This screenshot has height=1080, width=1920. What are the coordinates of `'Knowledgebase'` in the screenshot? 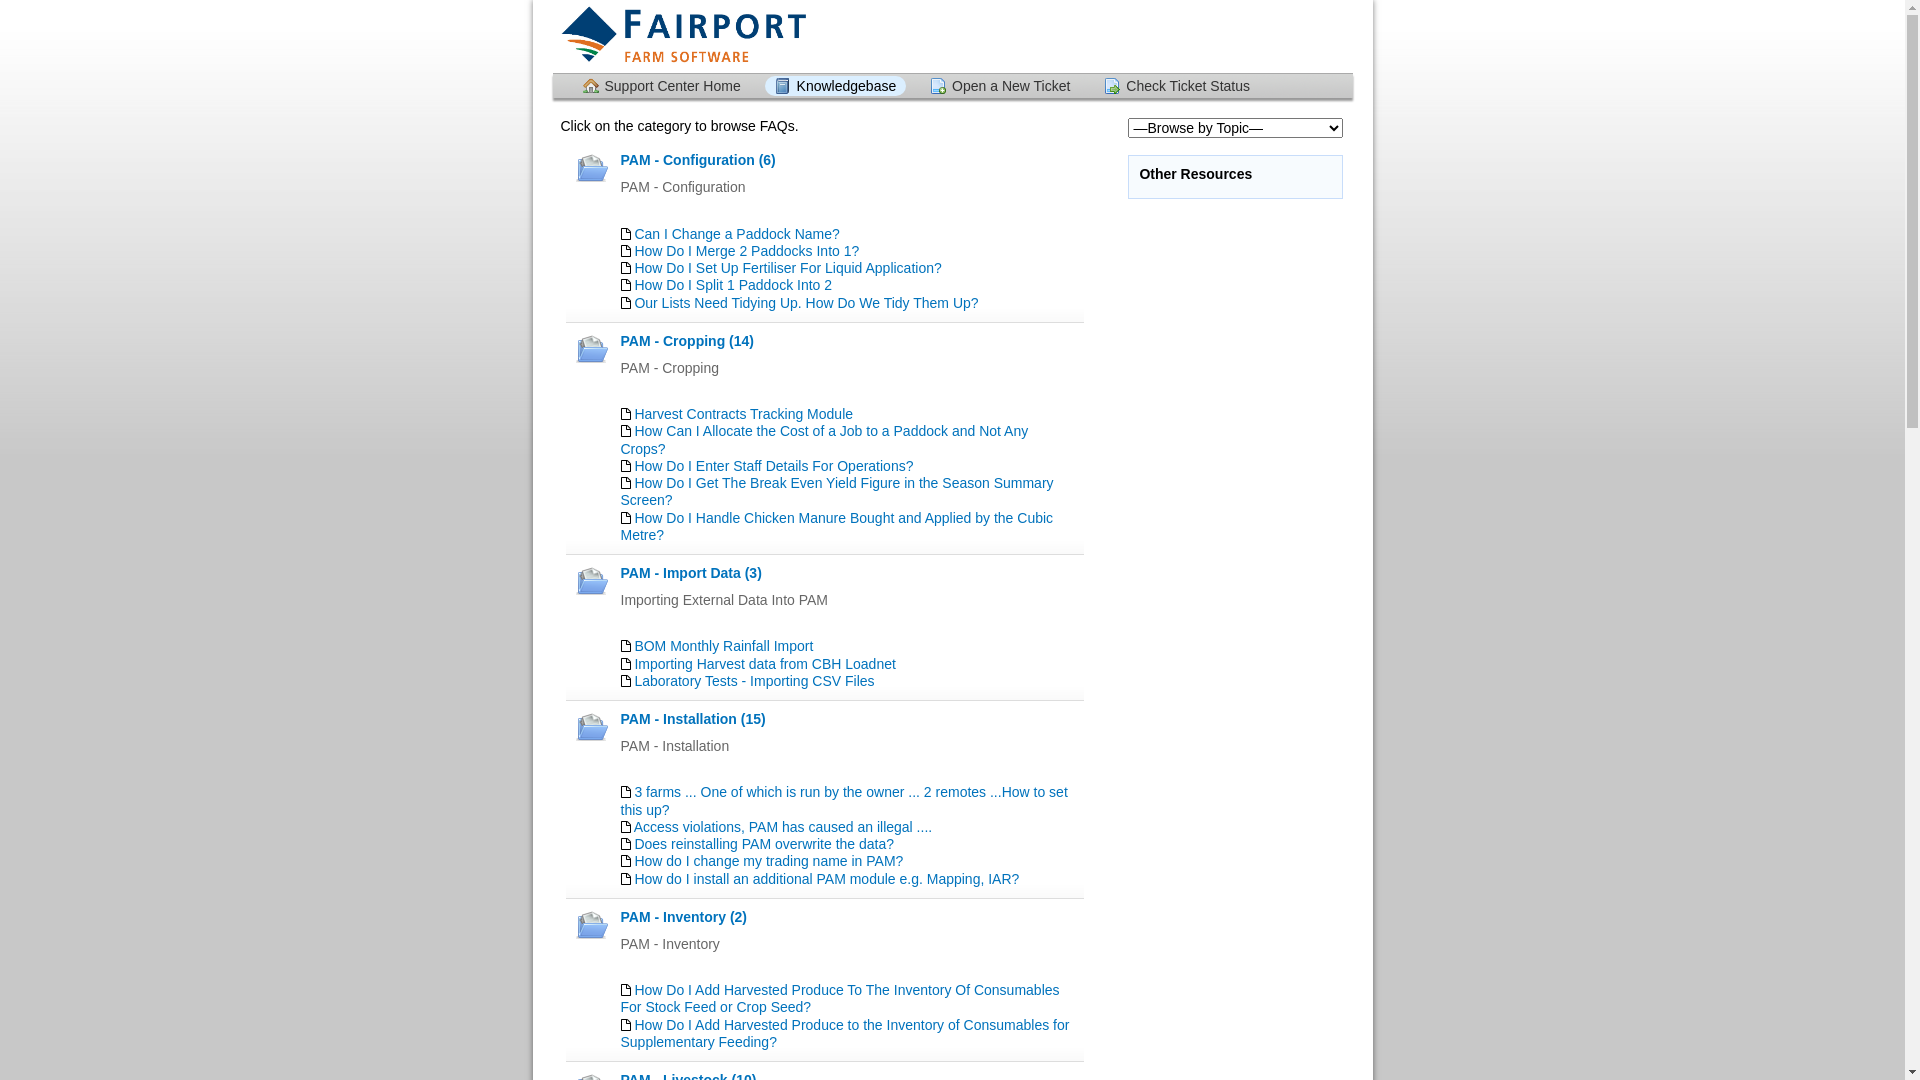 It's located at (835, 84).